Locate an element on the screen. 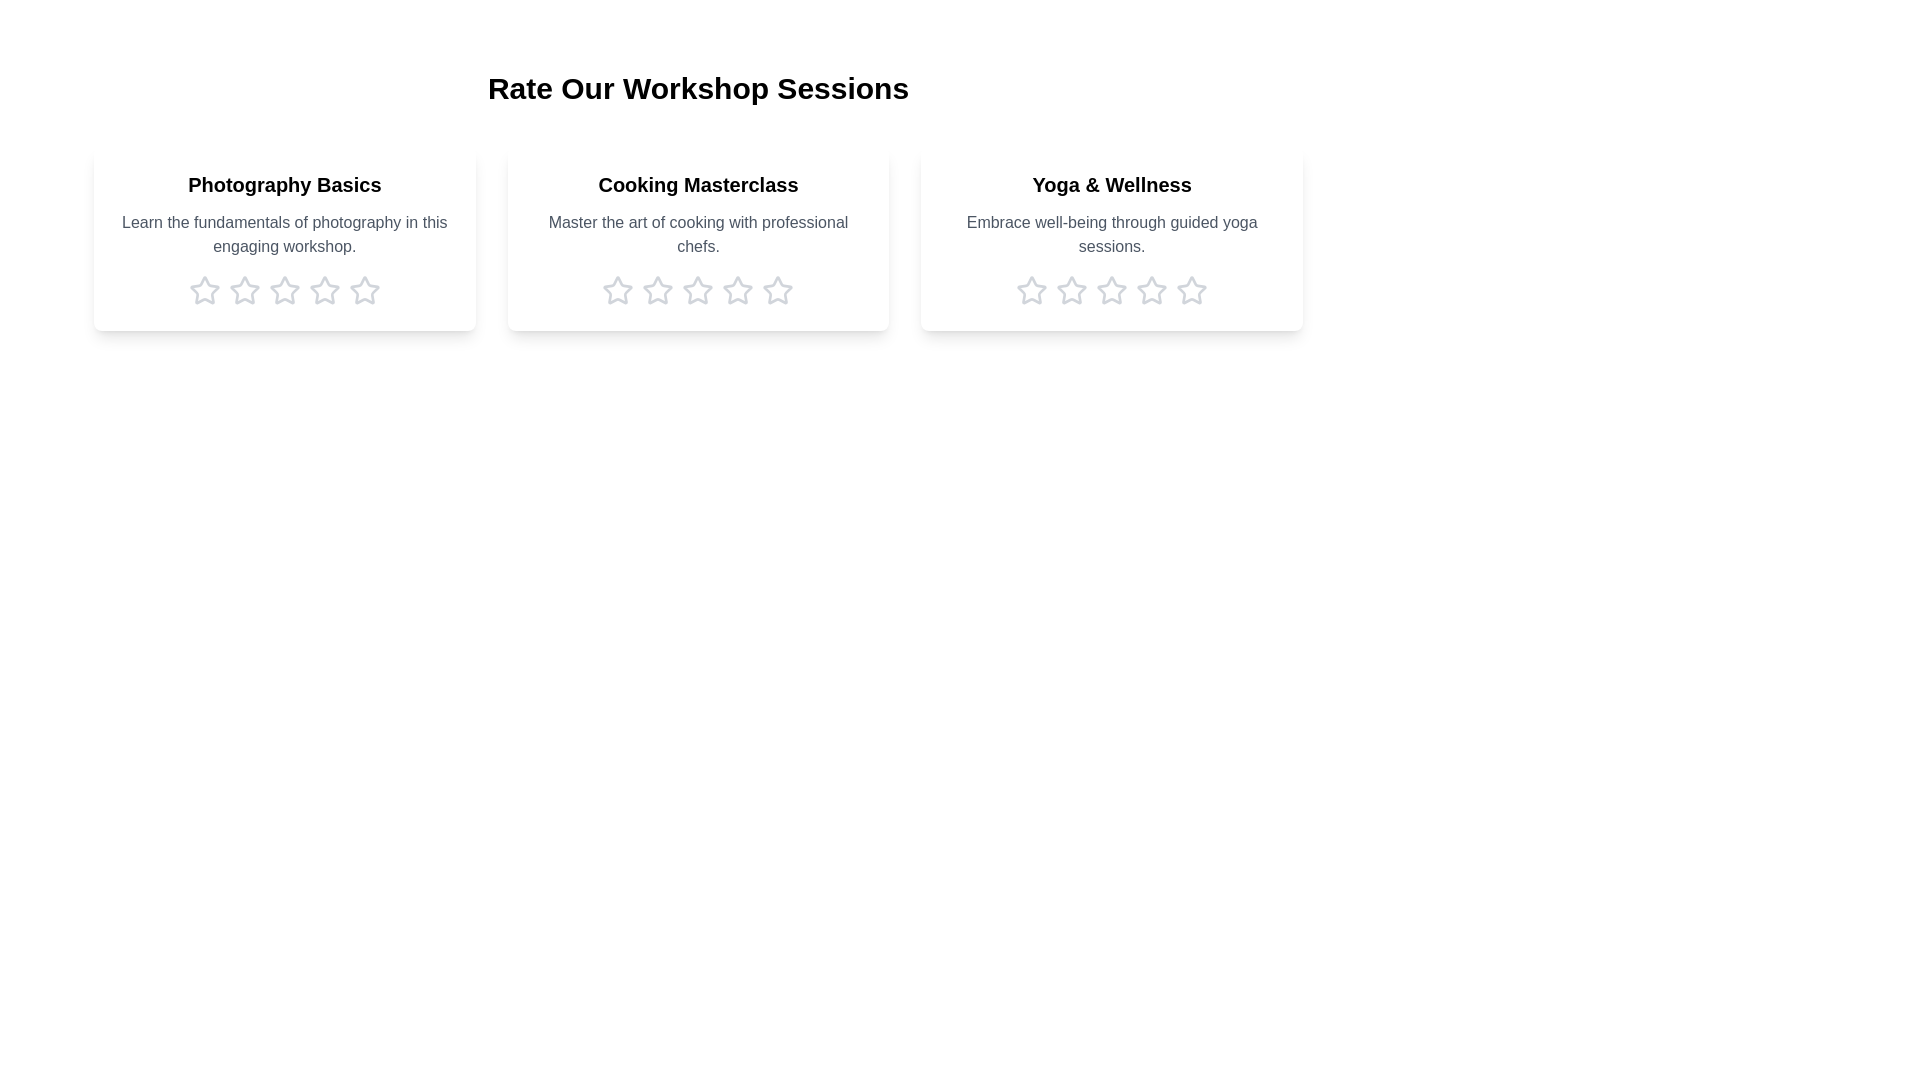 The width and height of the screenshot is (1920, 1080). the 4 star for the specified workshop to preview the selection is located at coordinates (324, 290).